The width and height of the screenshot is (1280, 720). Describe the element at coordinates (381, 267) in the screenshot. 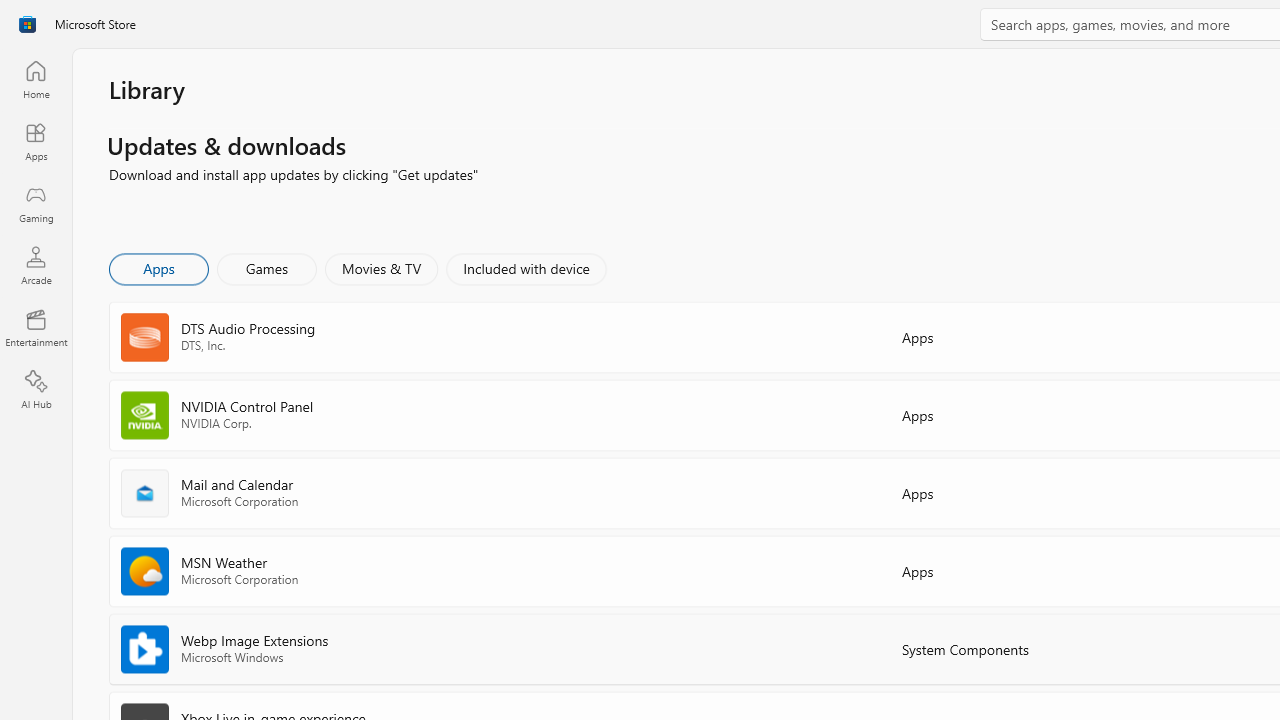

I see `'Movies & TV'` at that location.